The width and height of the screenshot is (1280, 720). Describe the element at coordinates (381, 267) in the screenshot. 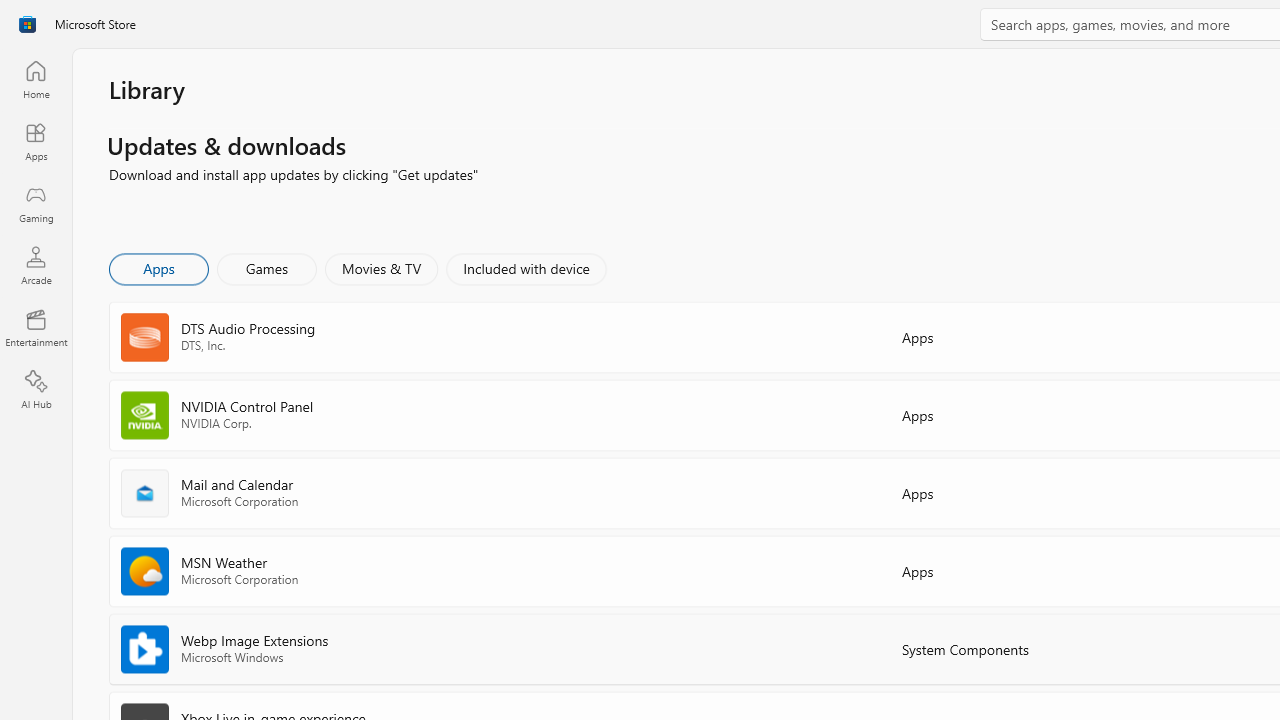

I see `'Movies & TV'` at that location.